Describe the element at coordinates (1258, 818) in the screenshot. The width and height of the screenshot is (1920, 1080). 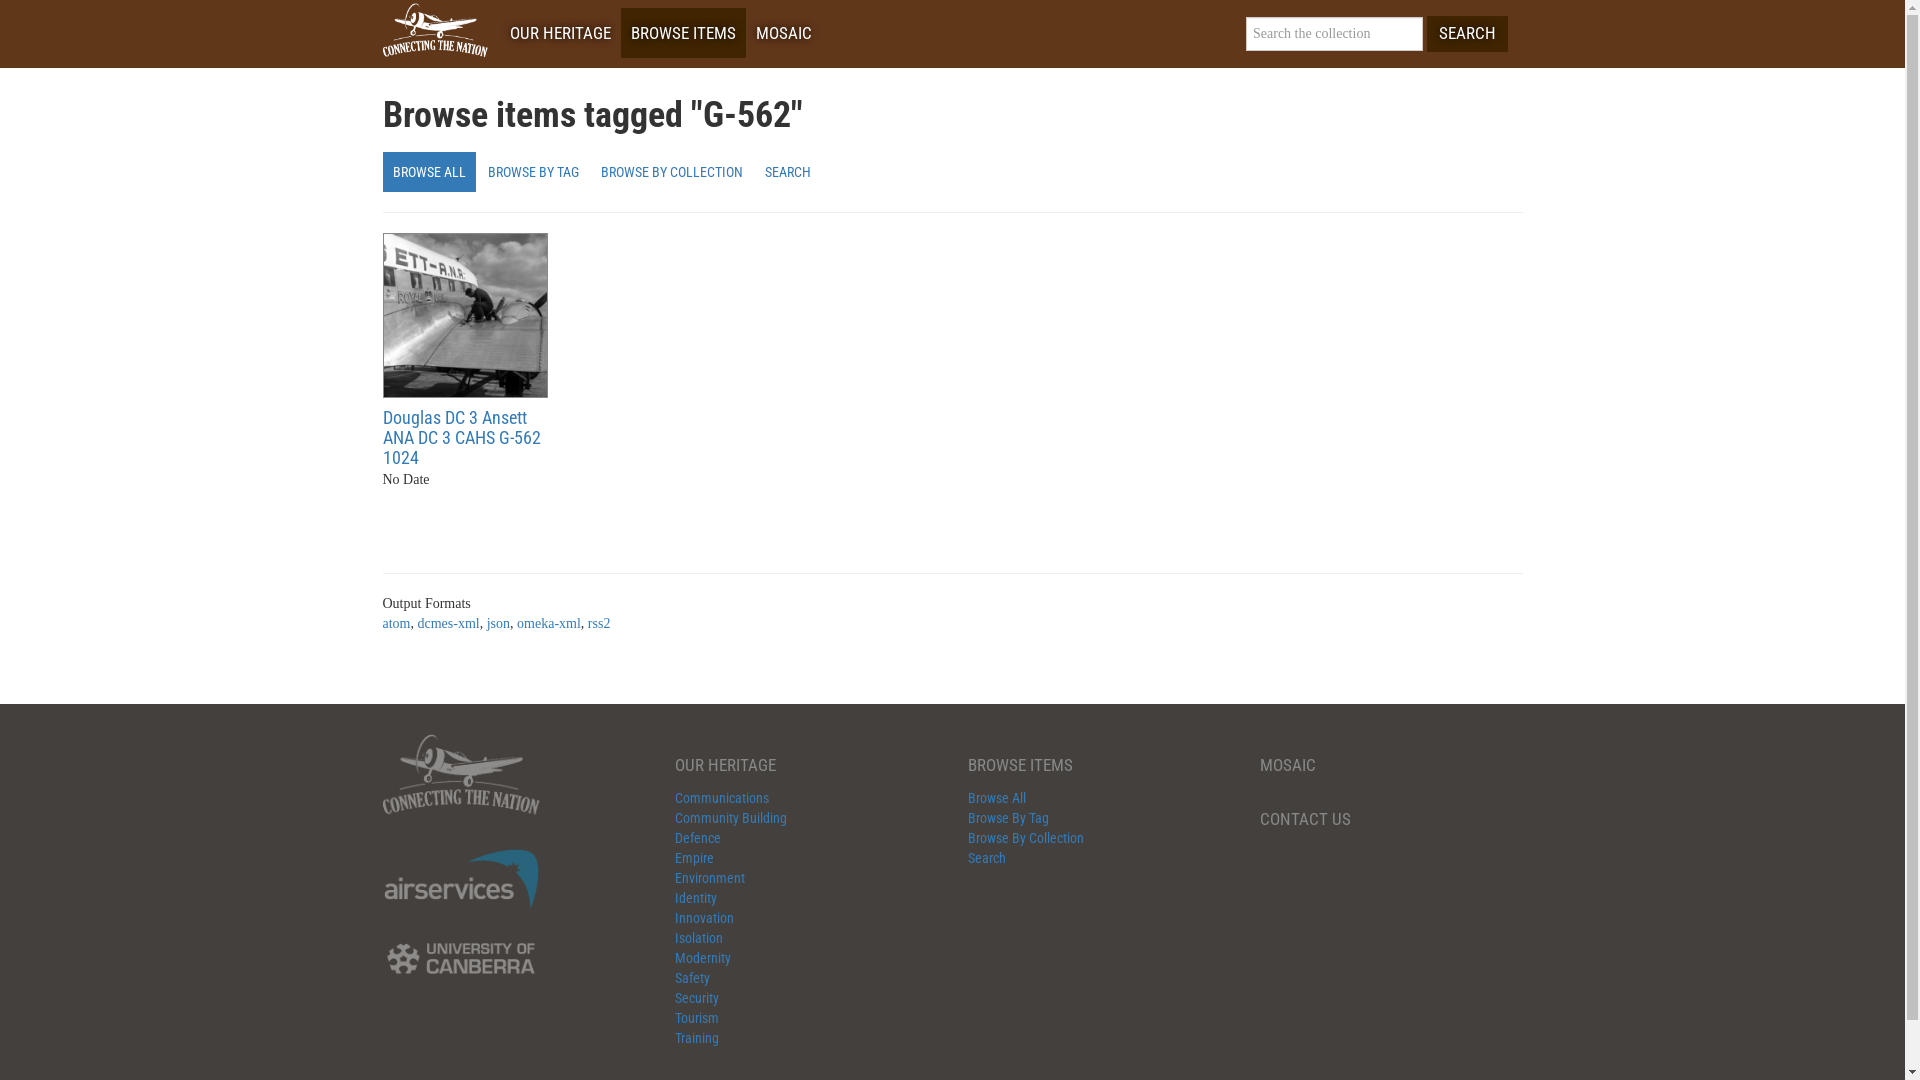
I see `'CONTACT US'` at that location.